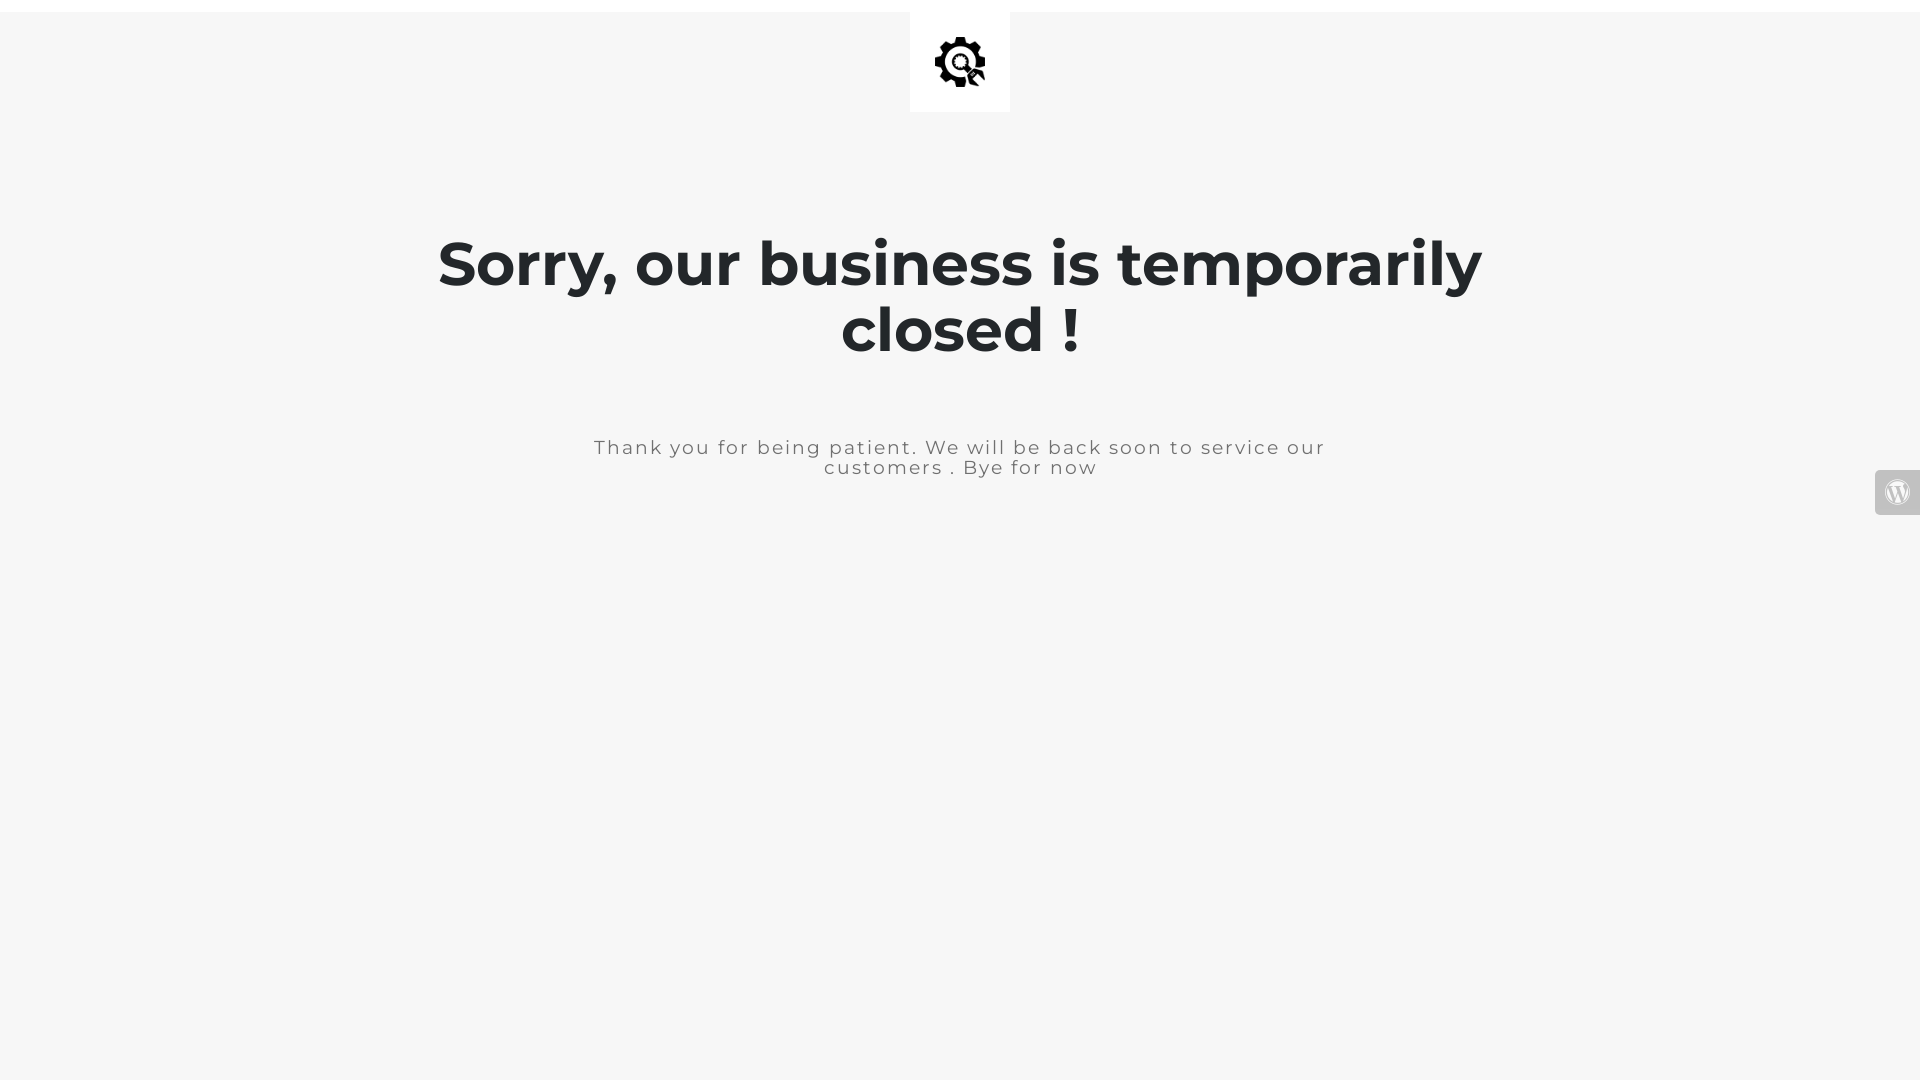 The height and width of the screenshot is (1080, 1920). I want to click on 'Site is Under Construction', so click(960, 60).